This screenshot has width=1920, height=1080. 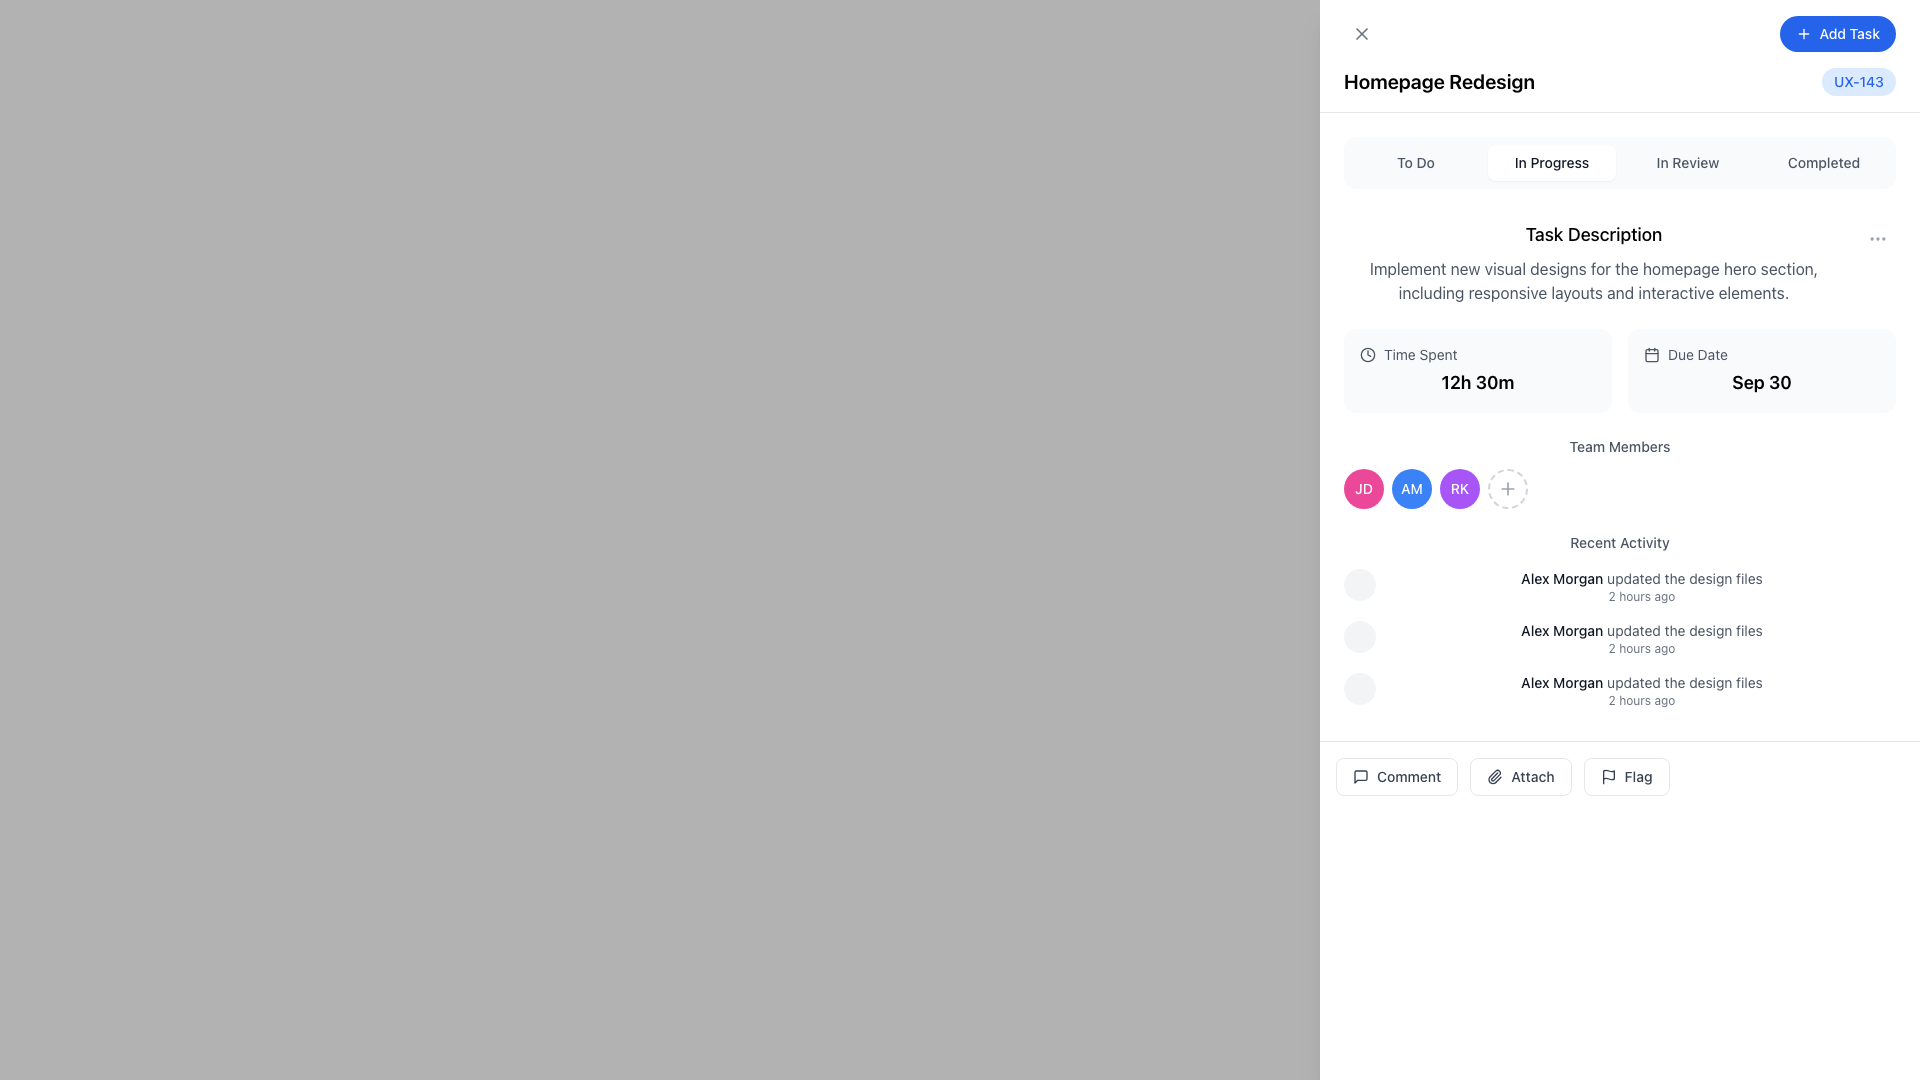 What do you see at coordinates (1361, 34) in the screenshot?
I see `the close icon button located in the header section near the top left corner` at bounding box center [1361, 34].